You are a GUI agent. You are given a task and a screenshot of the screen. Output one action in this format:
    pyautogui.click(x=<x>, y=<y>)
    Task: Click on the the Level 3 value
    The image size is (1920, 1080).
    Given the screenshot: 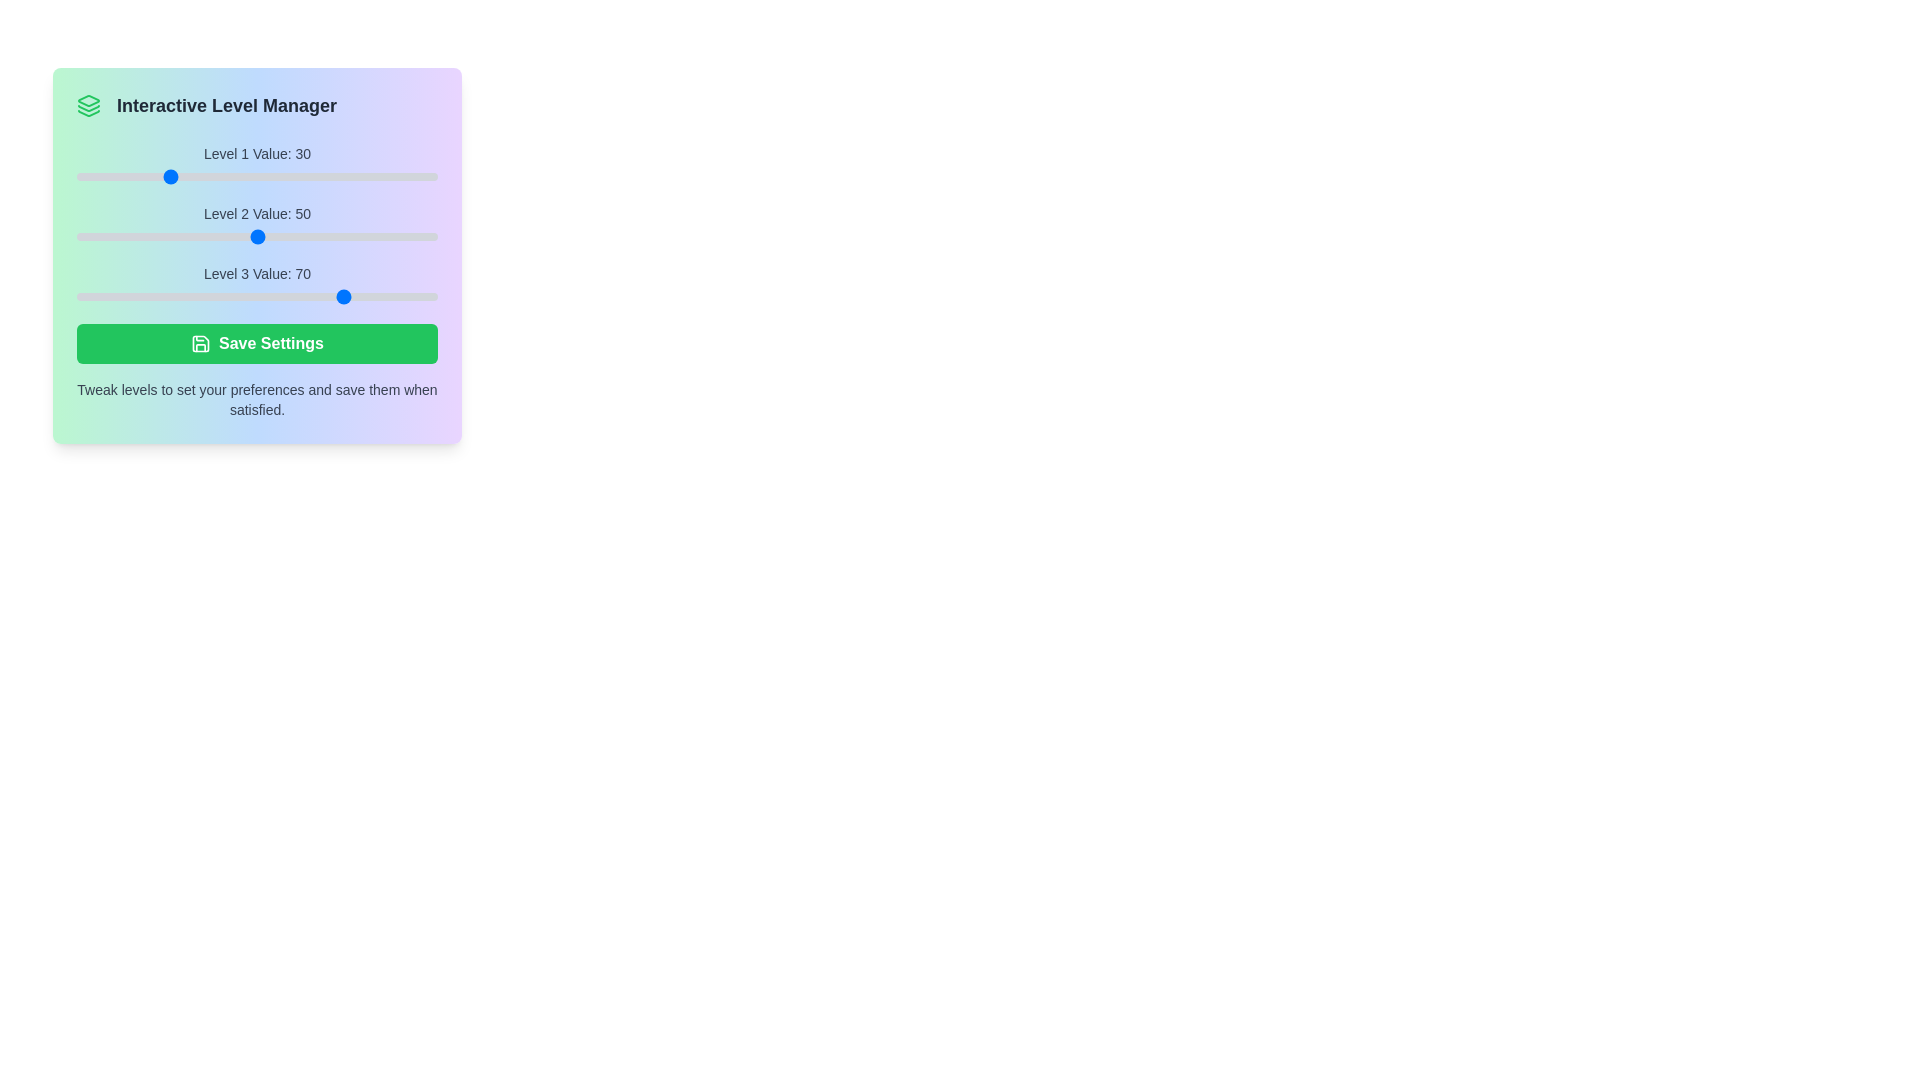 What is the action you would take?
    pyautogui.click(x=265, y=297)
    